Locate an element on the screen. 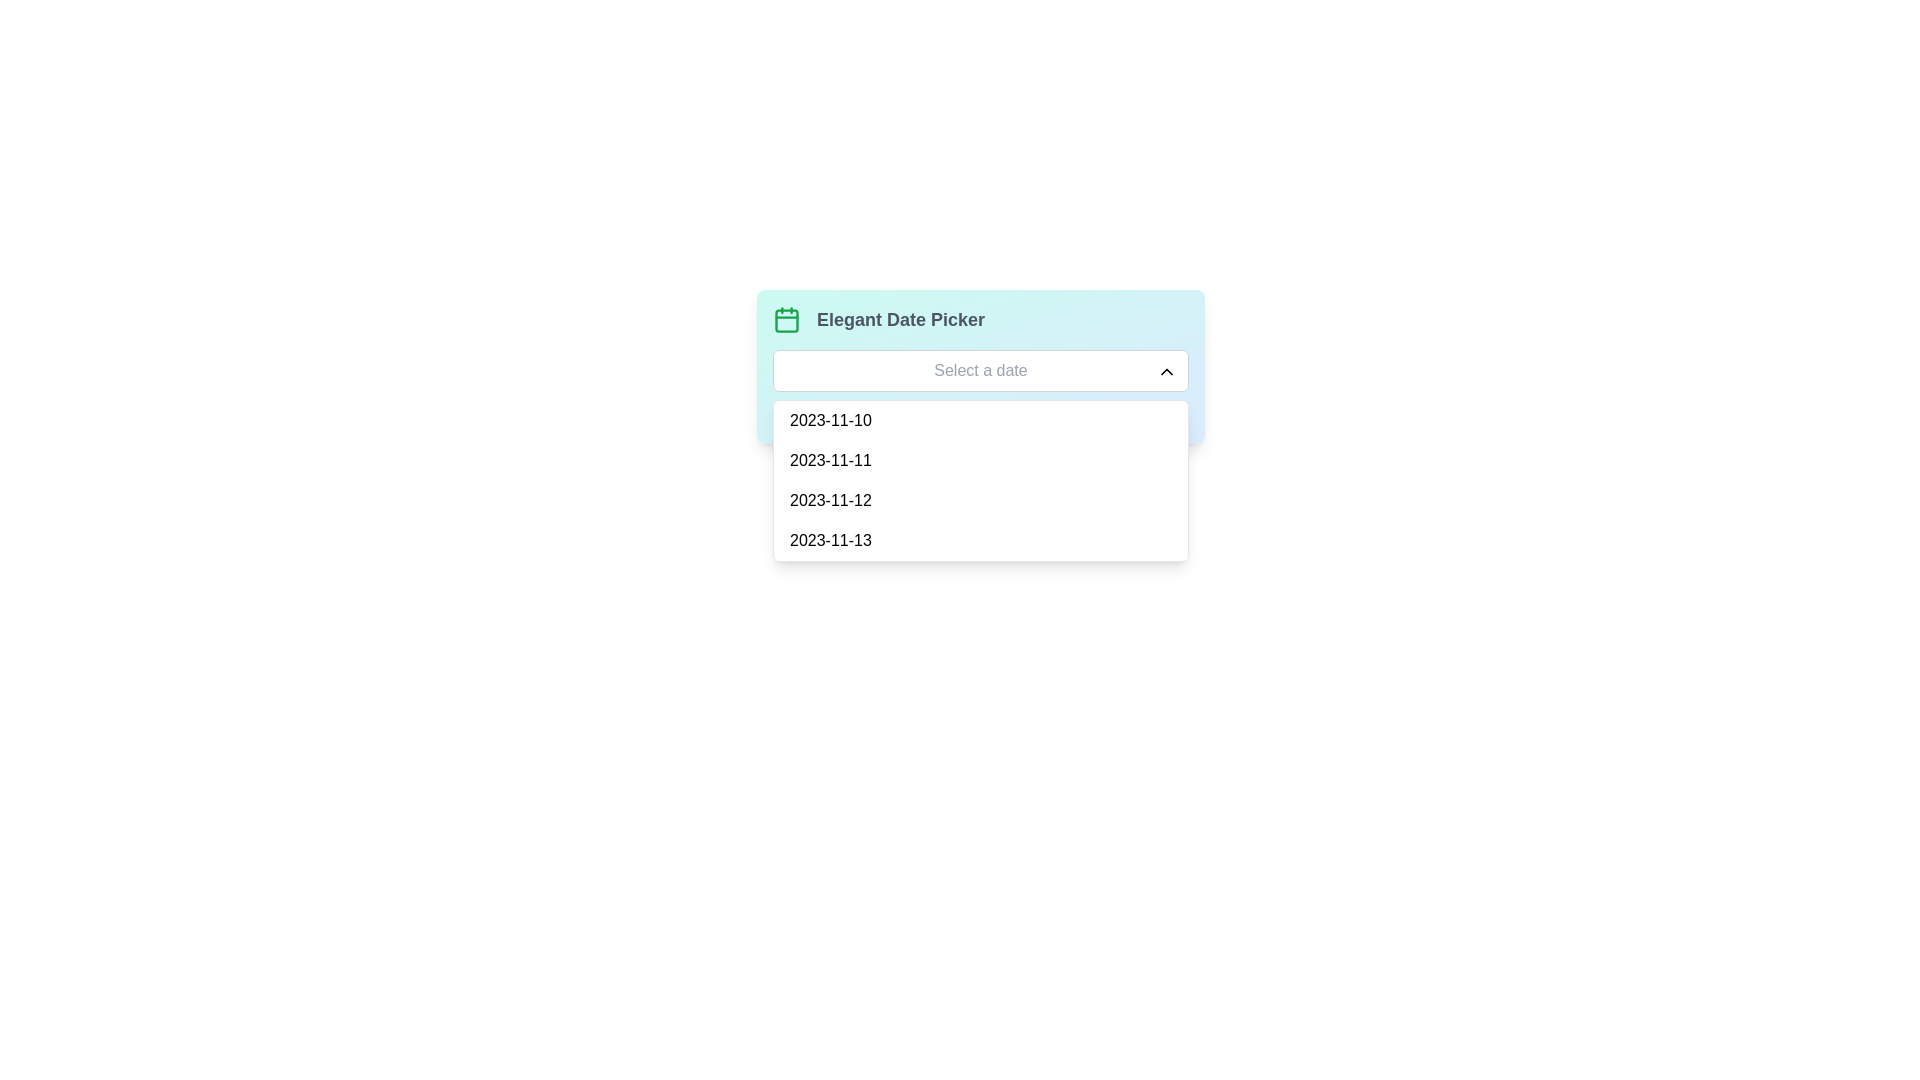  the decorative rectangle within the calendar icon located at the top left of the date picker interface is located at coordinates (786, 319).